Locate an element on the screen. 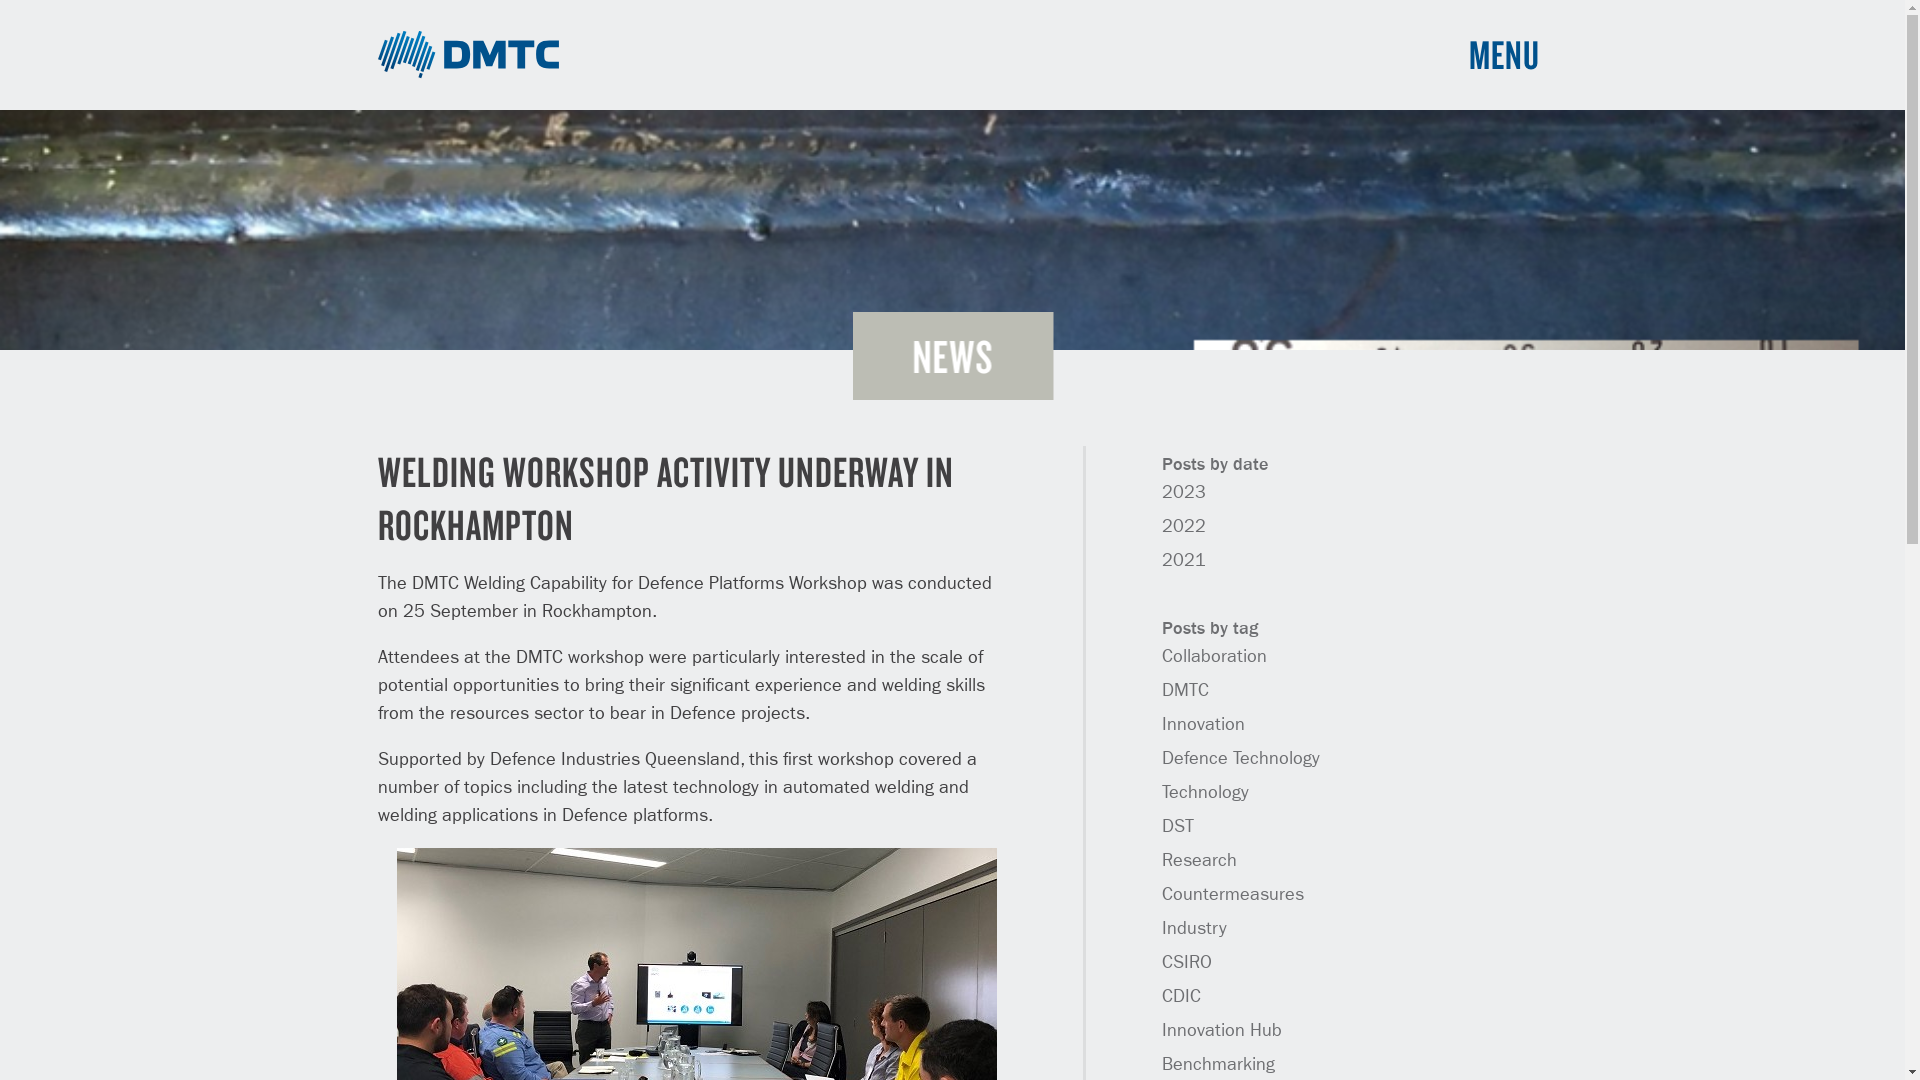 This screenshot has width=1920, height=1080. 'Technology' is located at coordinates (1204, 792).